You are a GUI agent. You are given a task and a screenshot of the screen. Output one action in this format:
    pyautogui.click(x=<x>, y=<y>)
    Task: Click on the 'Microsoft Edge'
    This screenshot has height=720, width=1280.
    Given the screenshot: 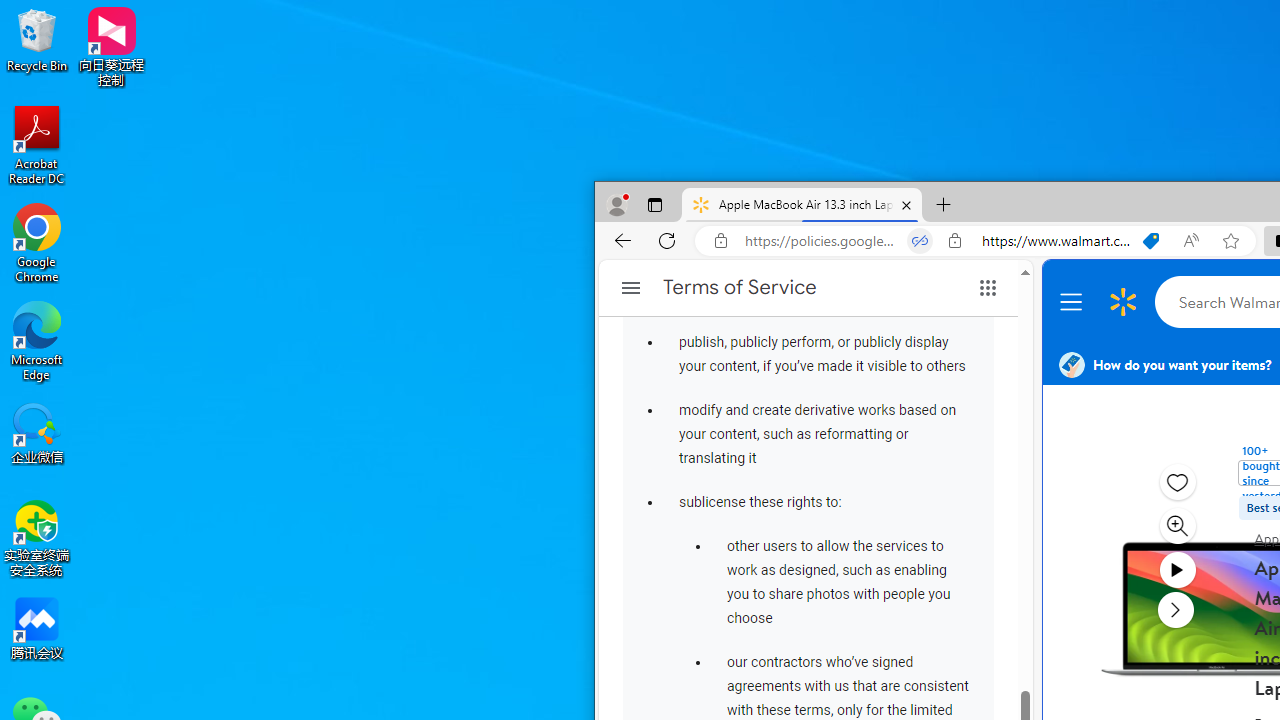 What is the action you would take?
    pyautogui.click(x=37, y=340)
    